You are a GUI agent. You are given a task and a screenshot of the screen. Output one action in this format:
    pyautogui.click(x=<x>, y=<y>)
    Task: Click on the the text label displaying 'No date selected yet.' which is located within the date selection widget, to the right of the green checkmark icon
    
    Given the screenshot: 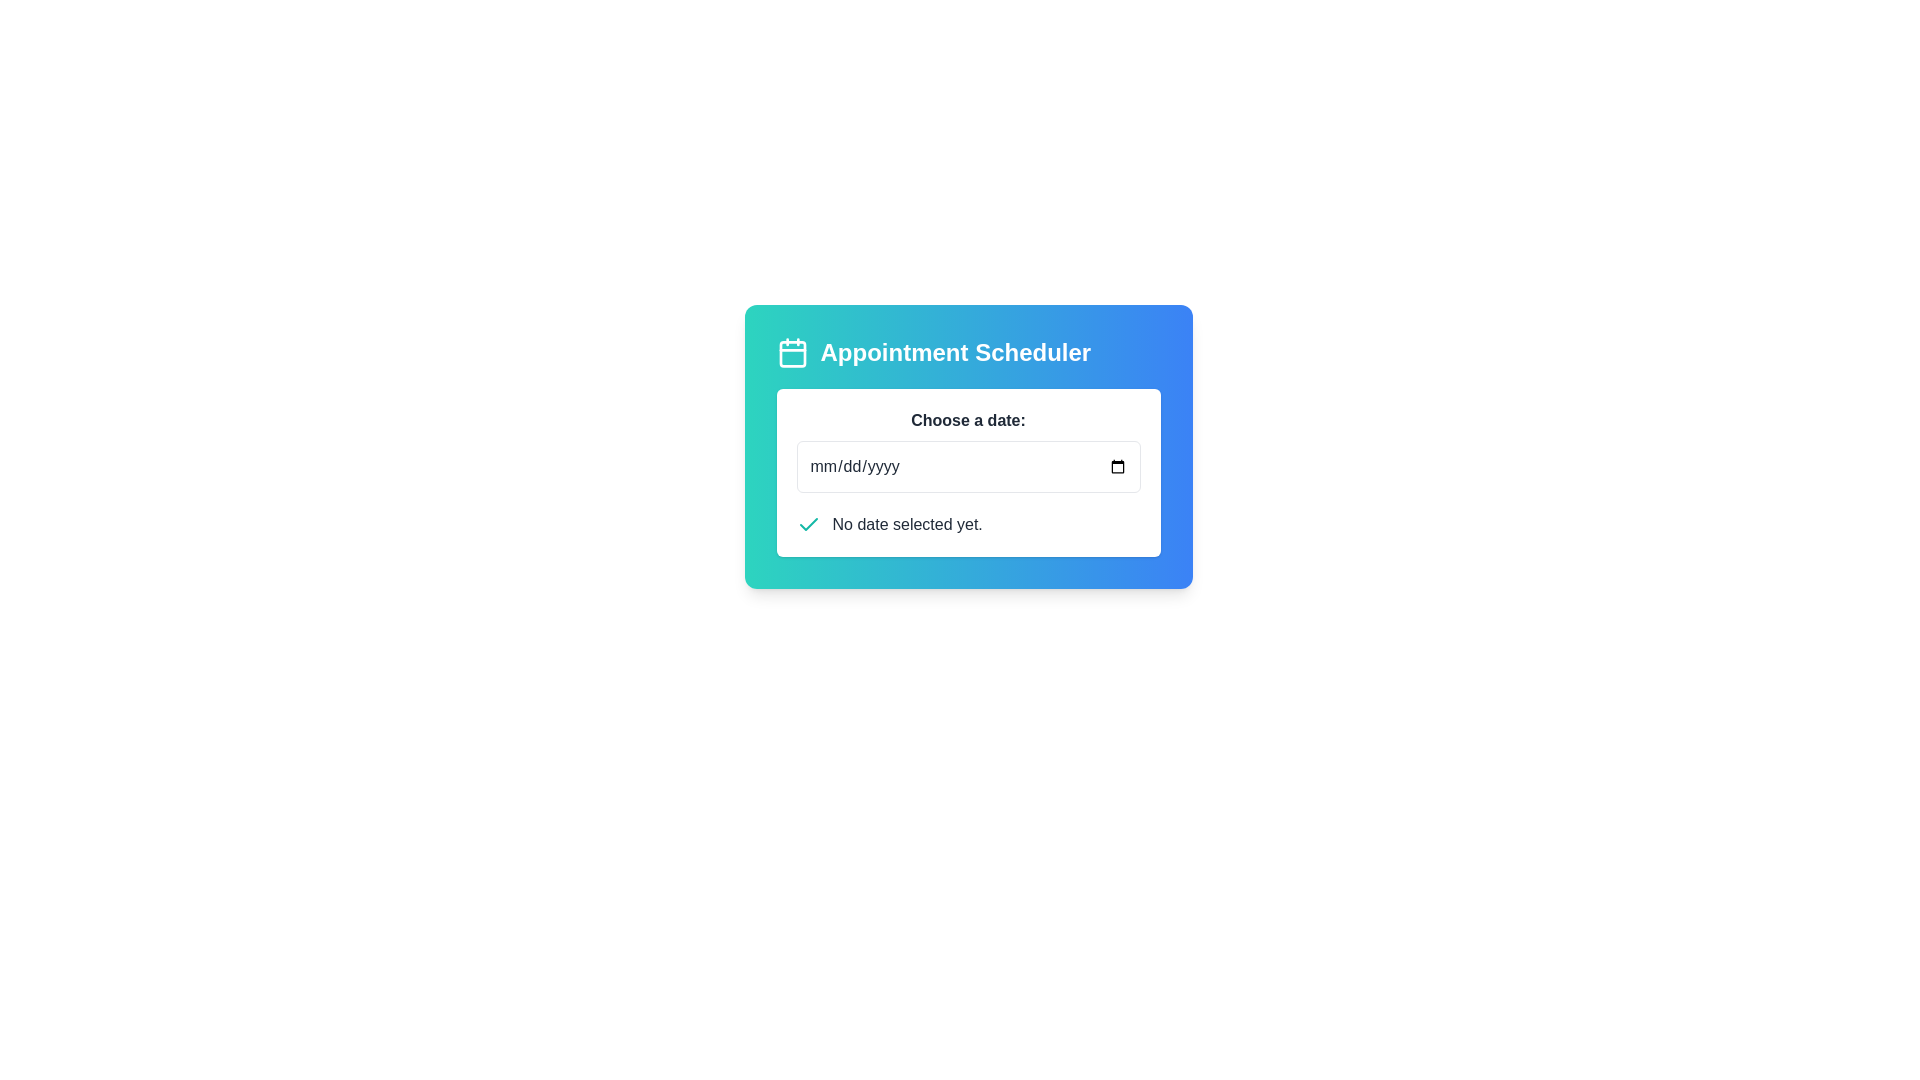 What is the action you would take?
    pyautogui.click(x=906, y=523)
    